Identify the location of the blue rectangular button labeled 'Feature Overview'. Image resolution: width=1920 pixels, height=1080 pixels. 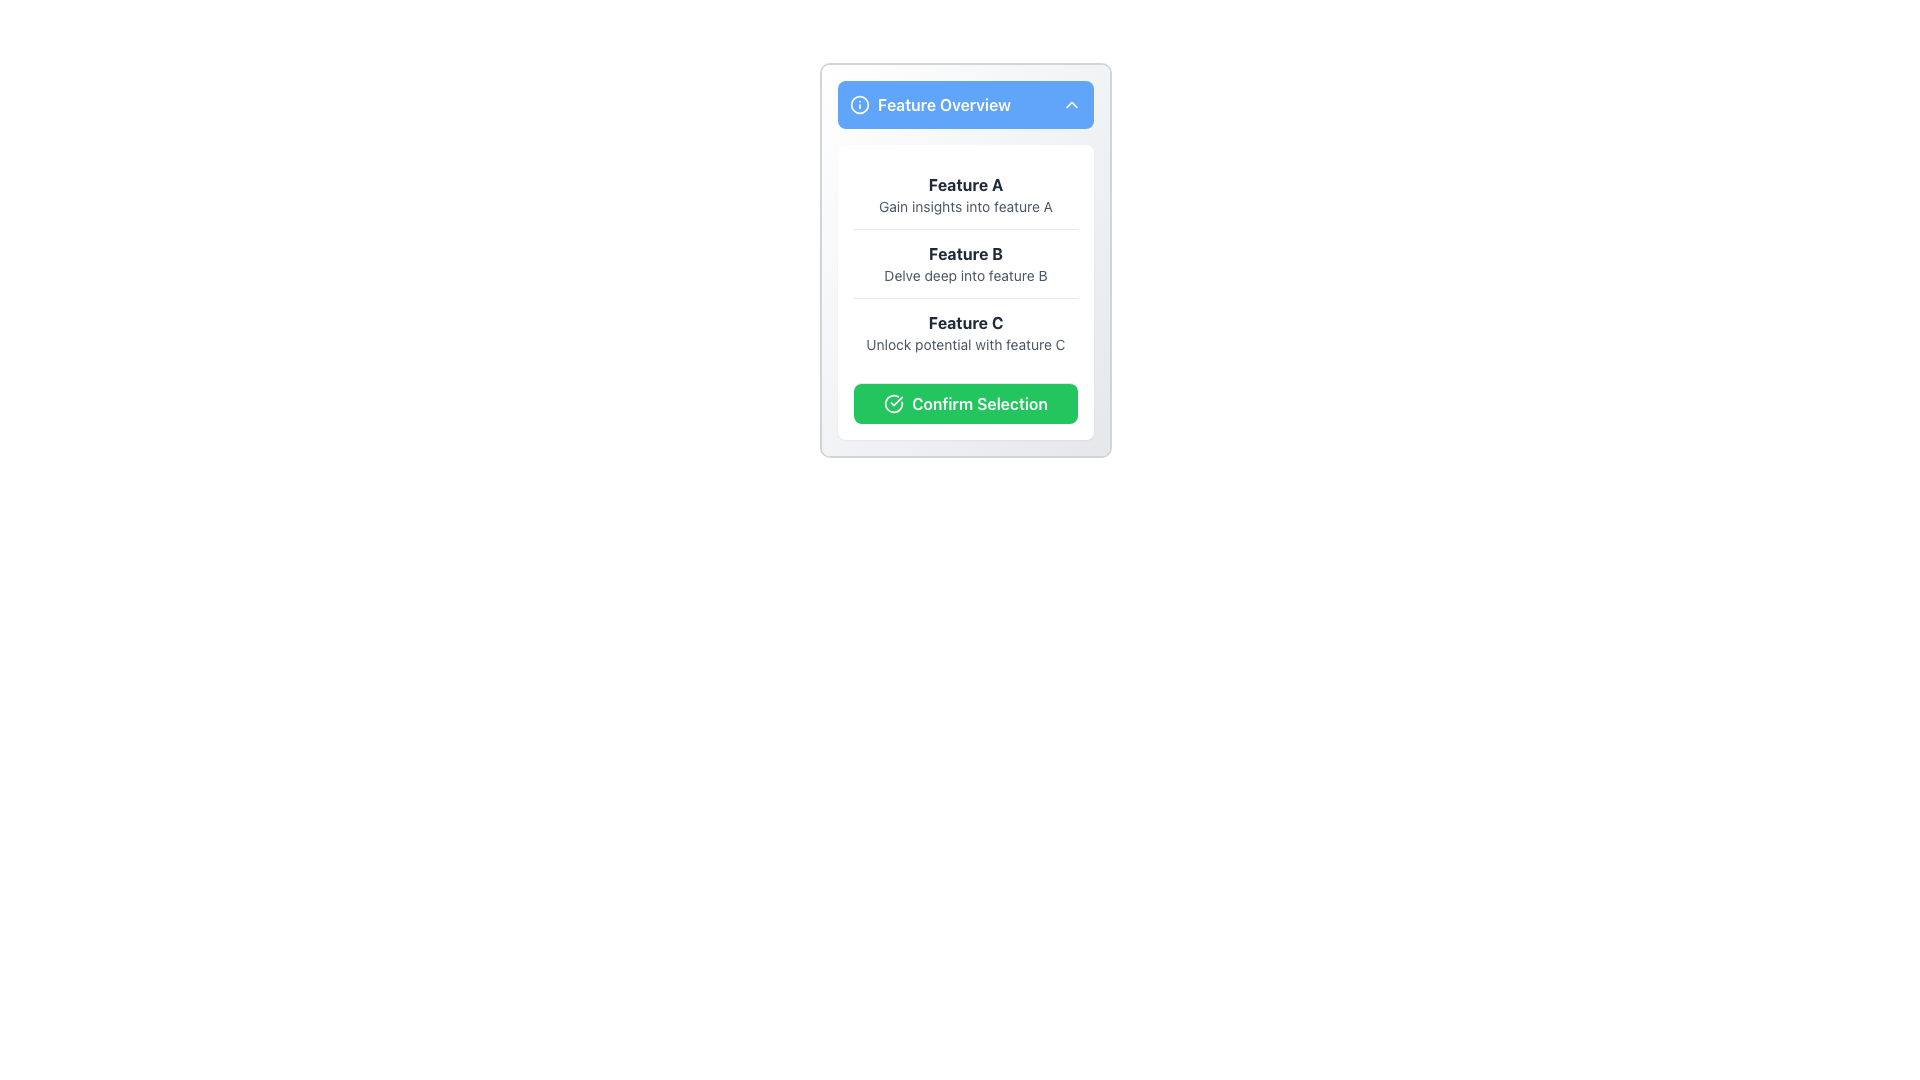
(965, 104).